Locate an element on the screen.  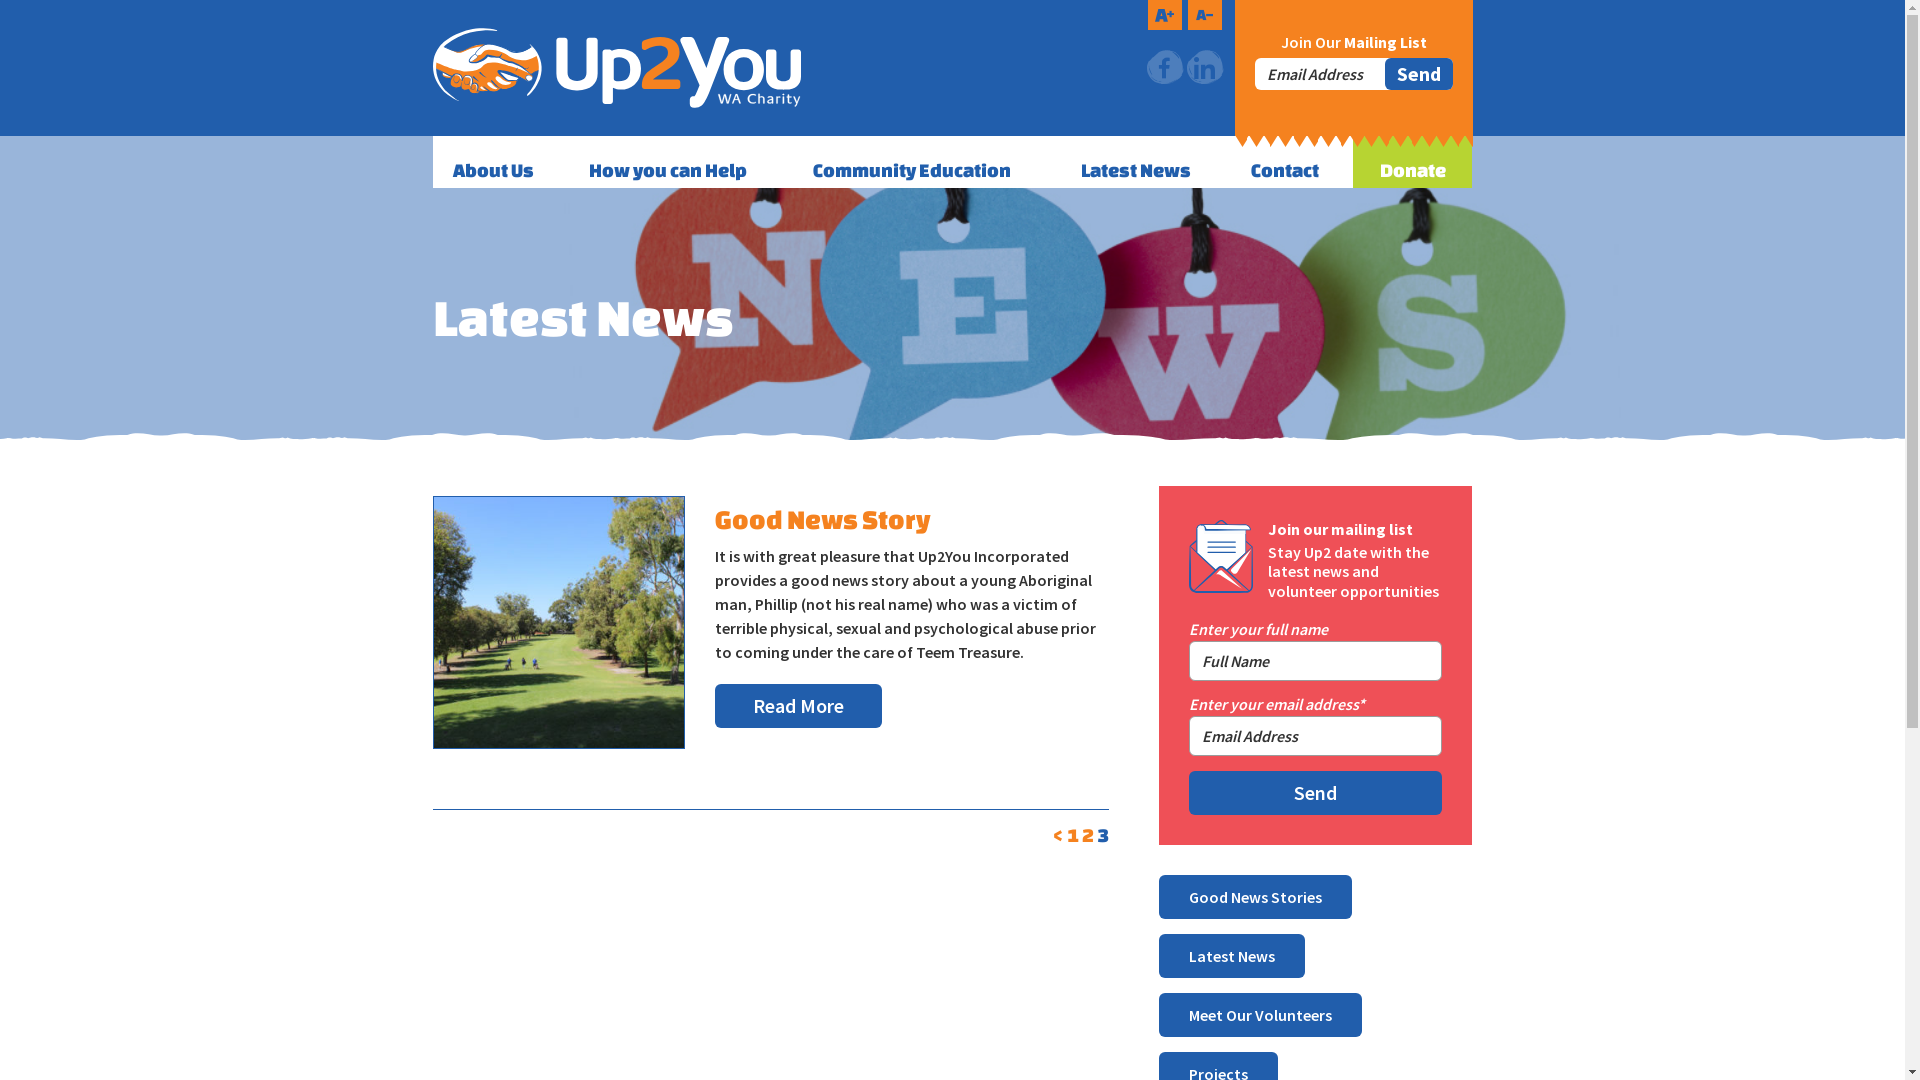
'2' is located at coordinates (1087, 834).